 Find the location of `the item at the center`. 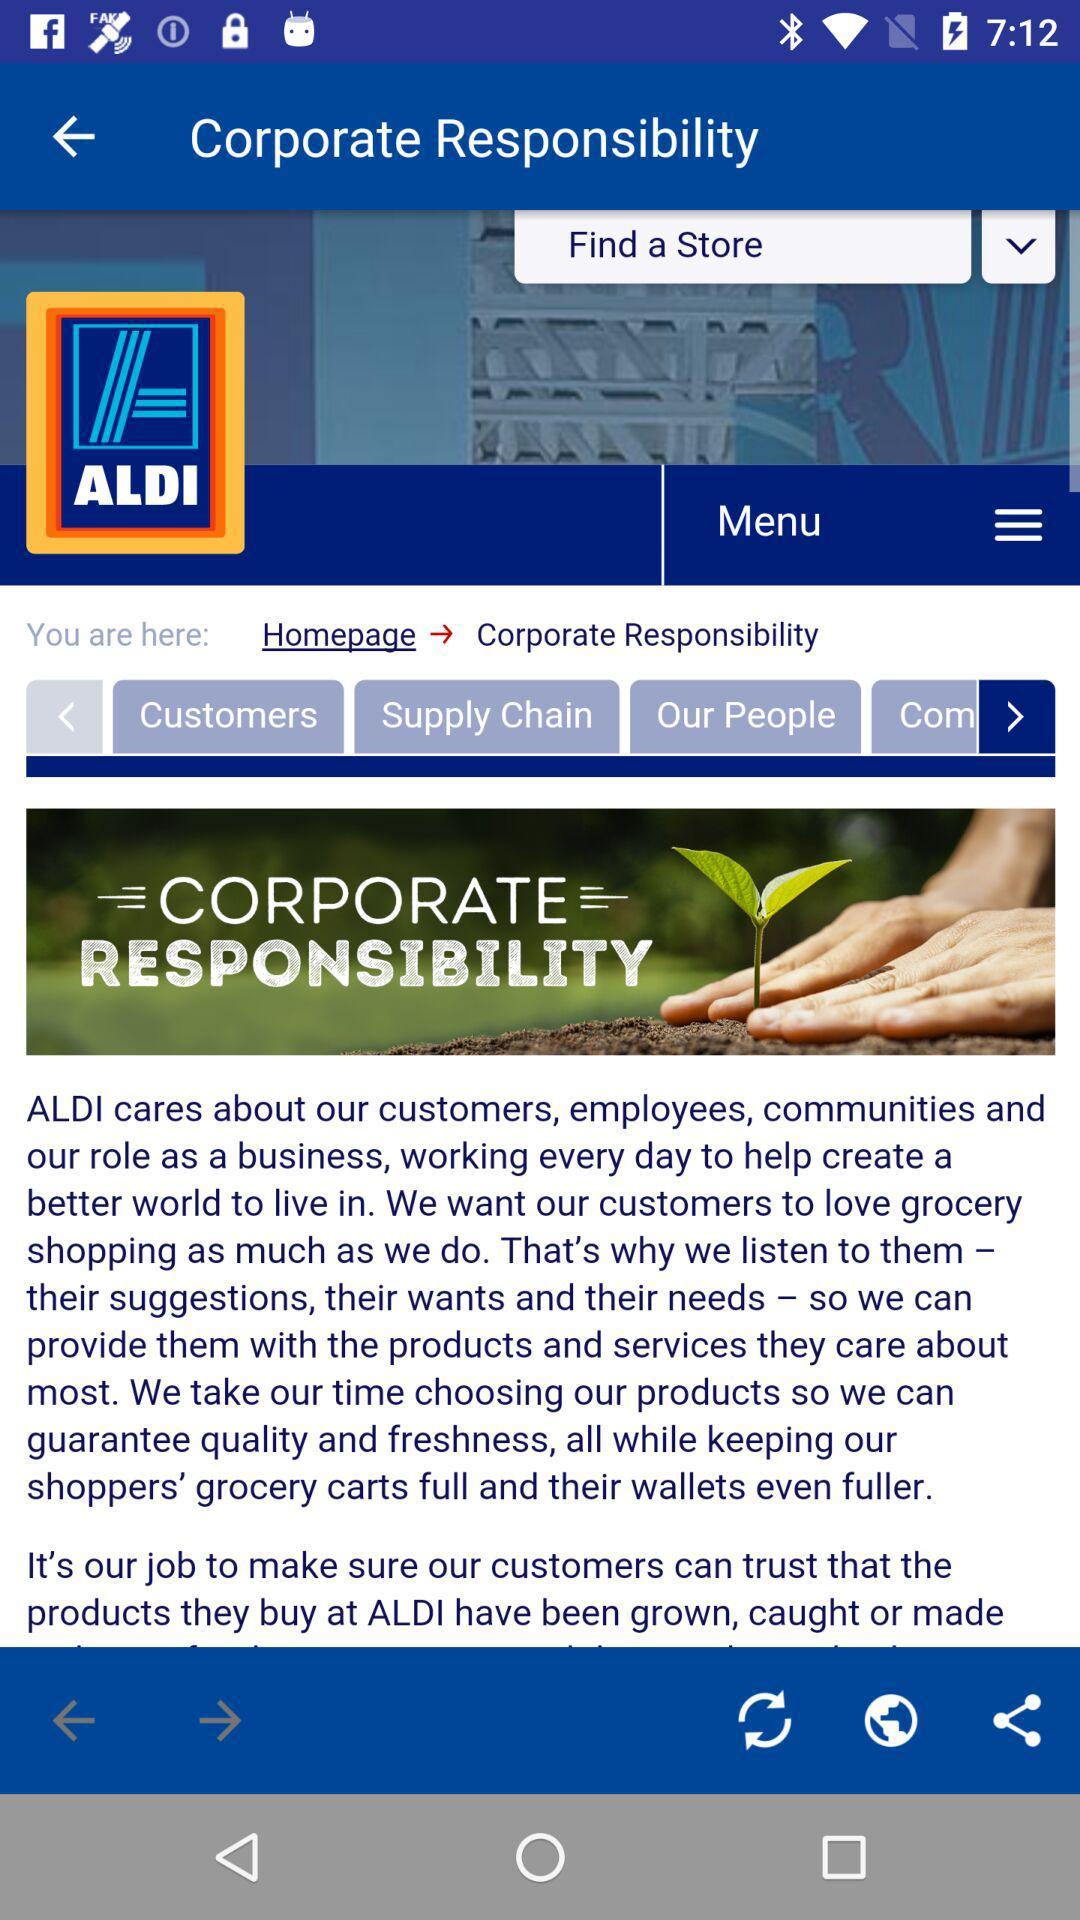

the item at the center is located at coordinates (540, 927).